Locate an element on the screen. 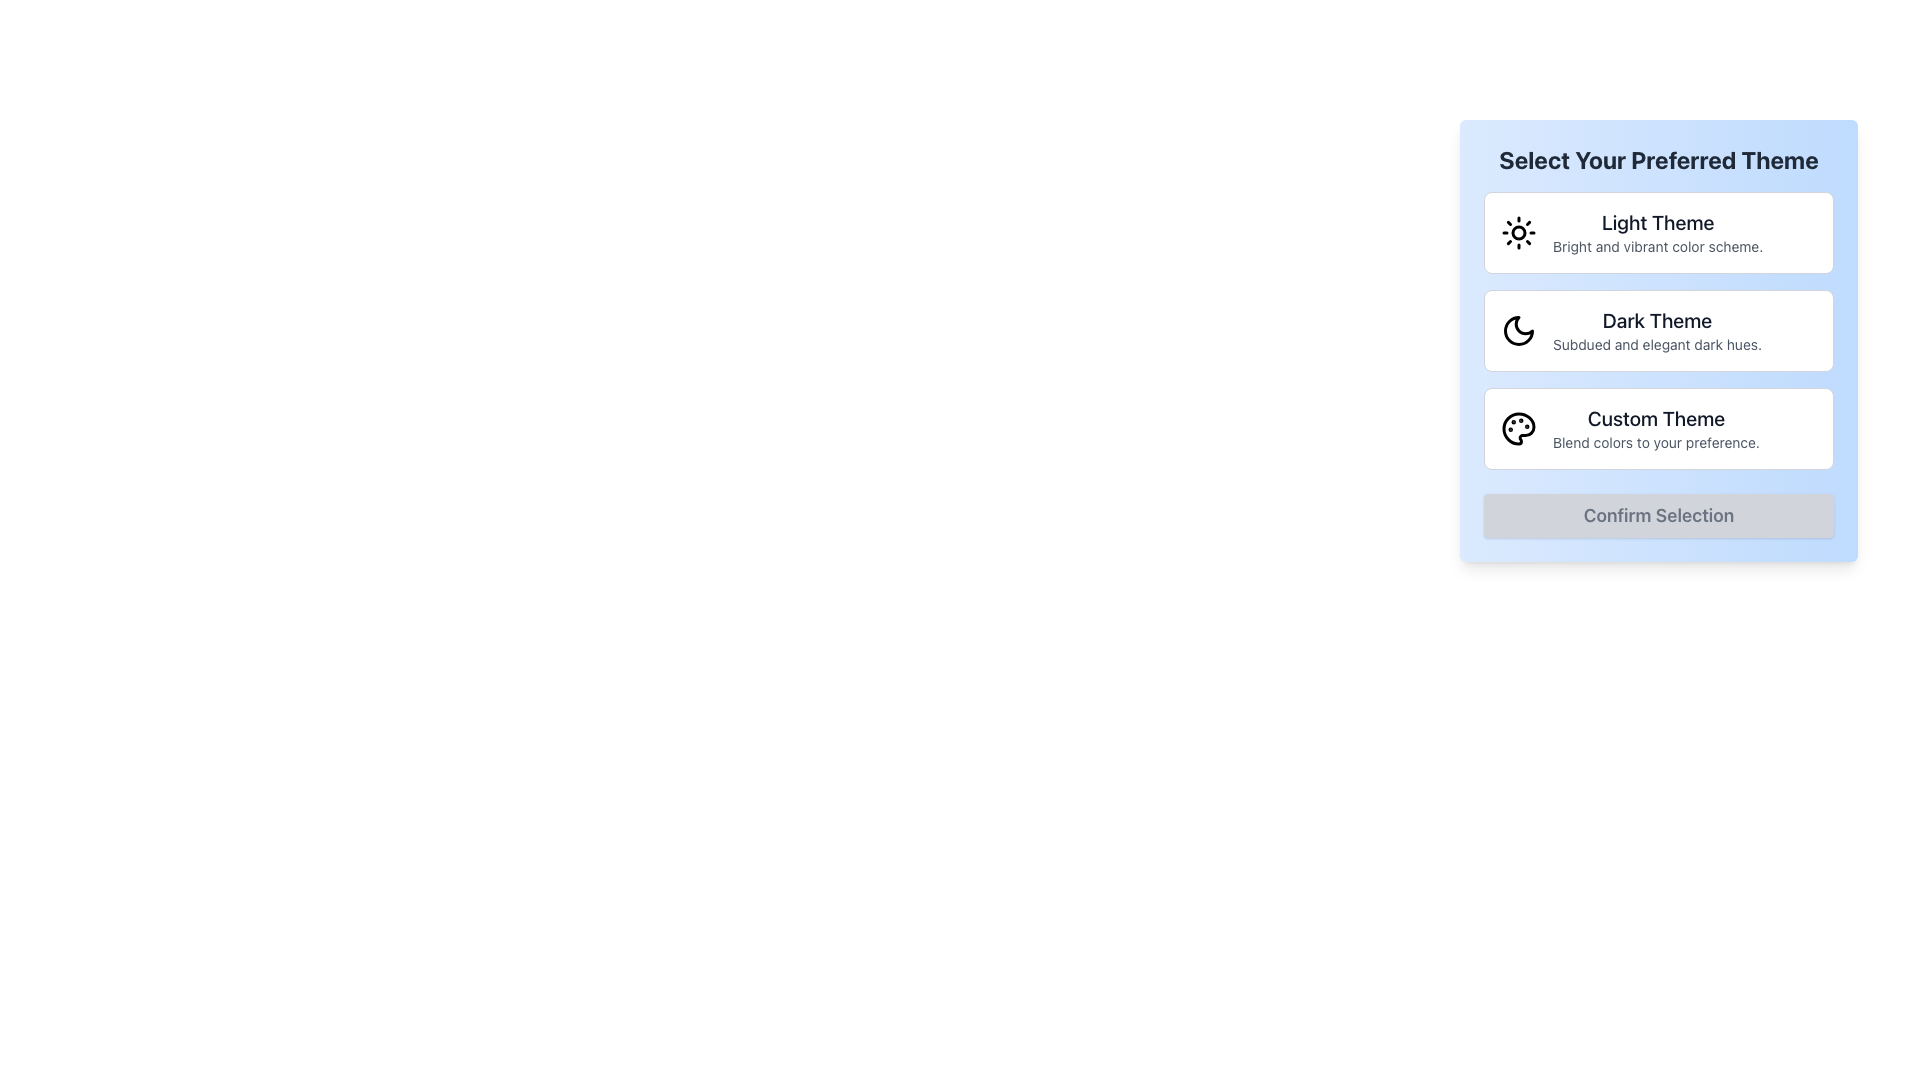 Image resolution: width=1920 pixels, height=1080 pixels. the text label that provides a description about the 'Custom Theme' selection, located directly below the bold title 'Custom Theme' within the theme selection card is located at coordinates (1656, 442).